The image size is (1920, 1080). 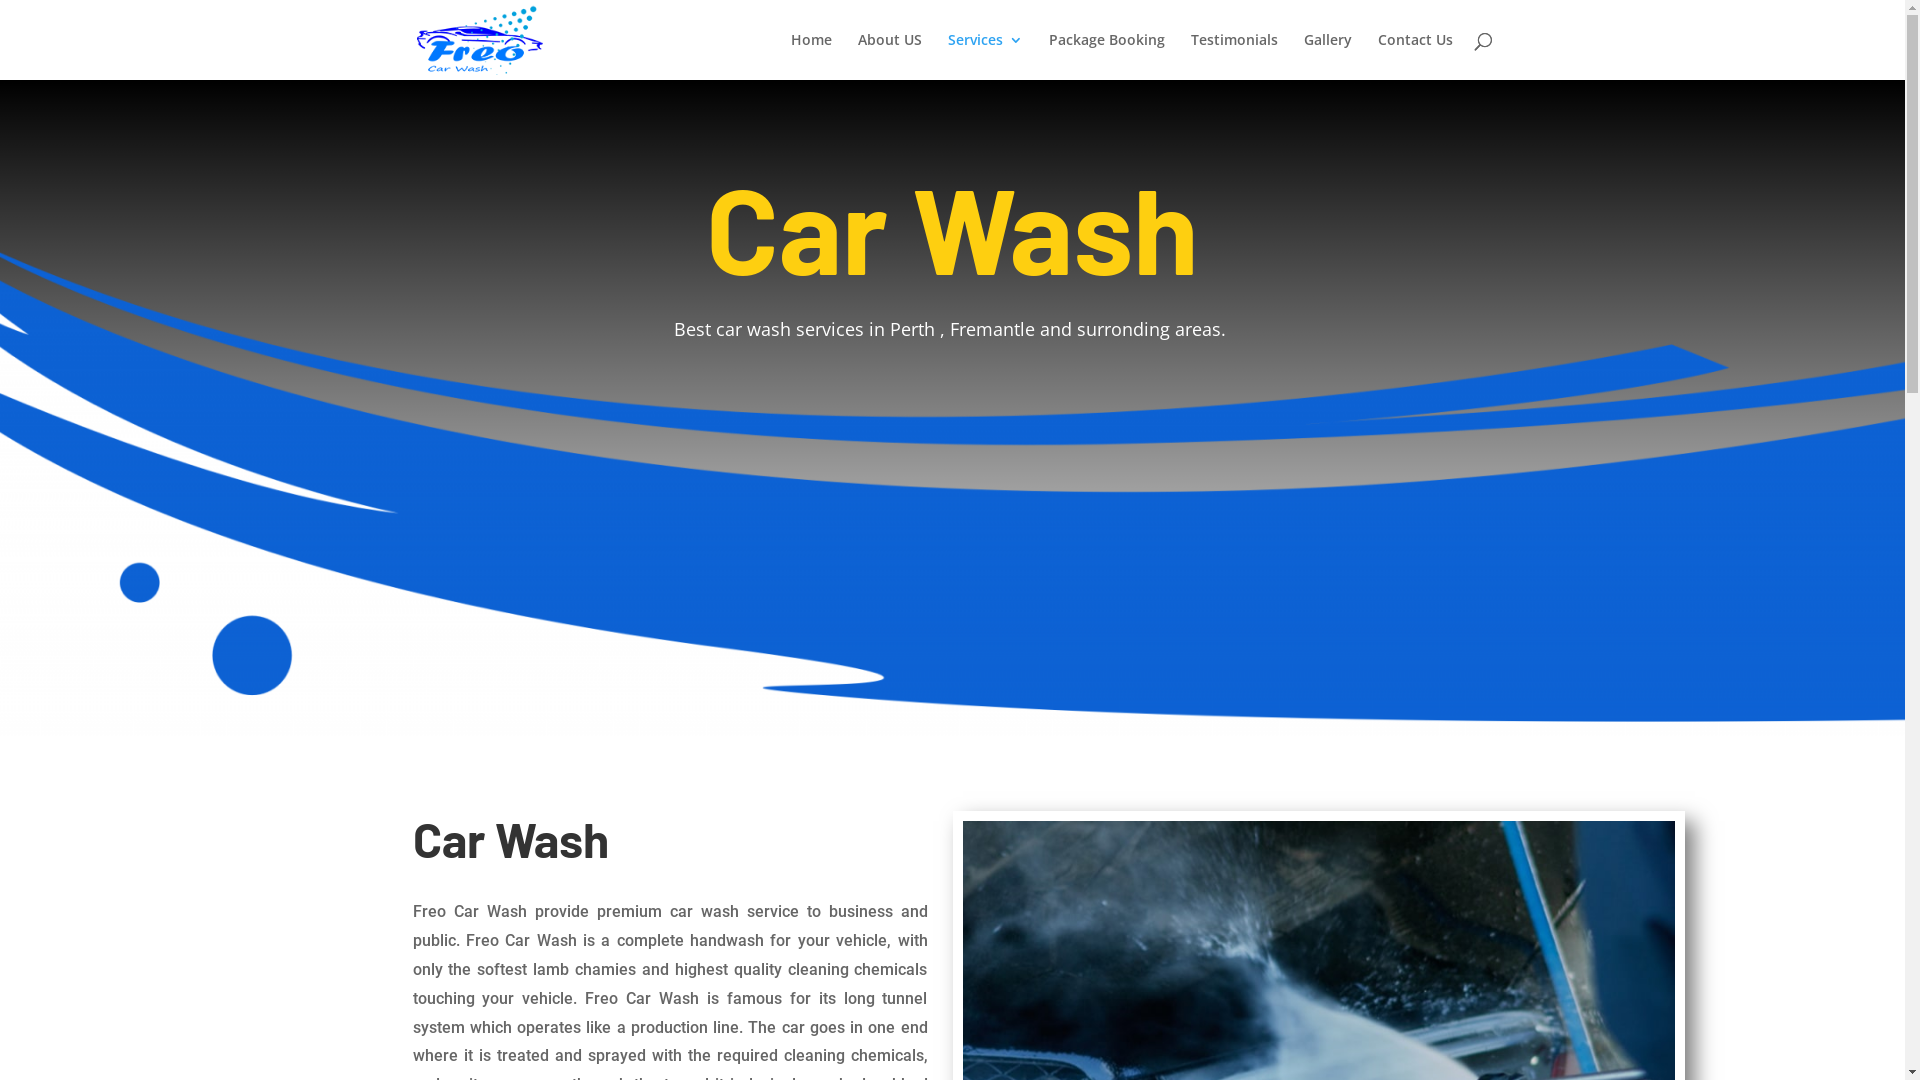 What do you see at coordinates (951, 492) in the screenshot?
I see `'car-wash-33'` at bounding box center [951, 492].